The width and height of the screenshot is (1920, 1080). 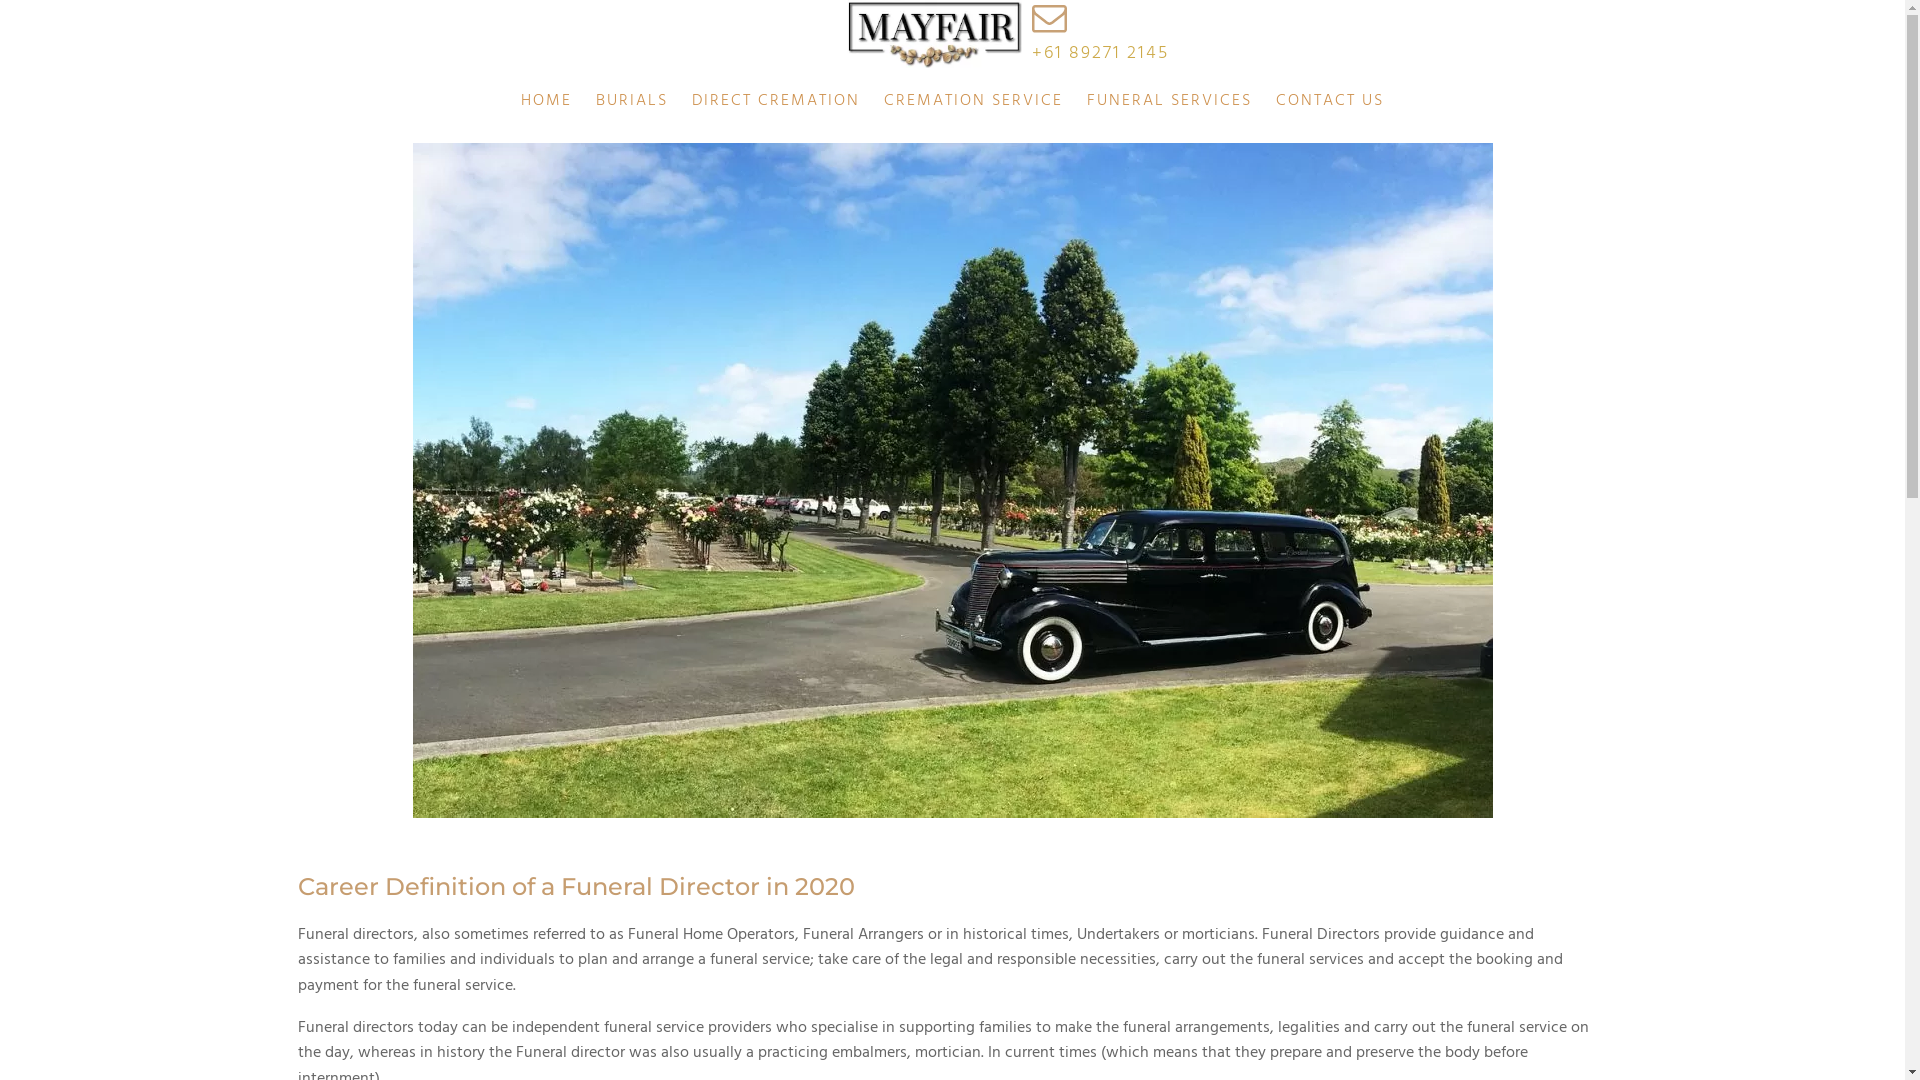 I want to click on 'HOME', so click(x=546, y=101).